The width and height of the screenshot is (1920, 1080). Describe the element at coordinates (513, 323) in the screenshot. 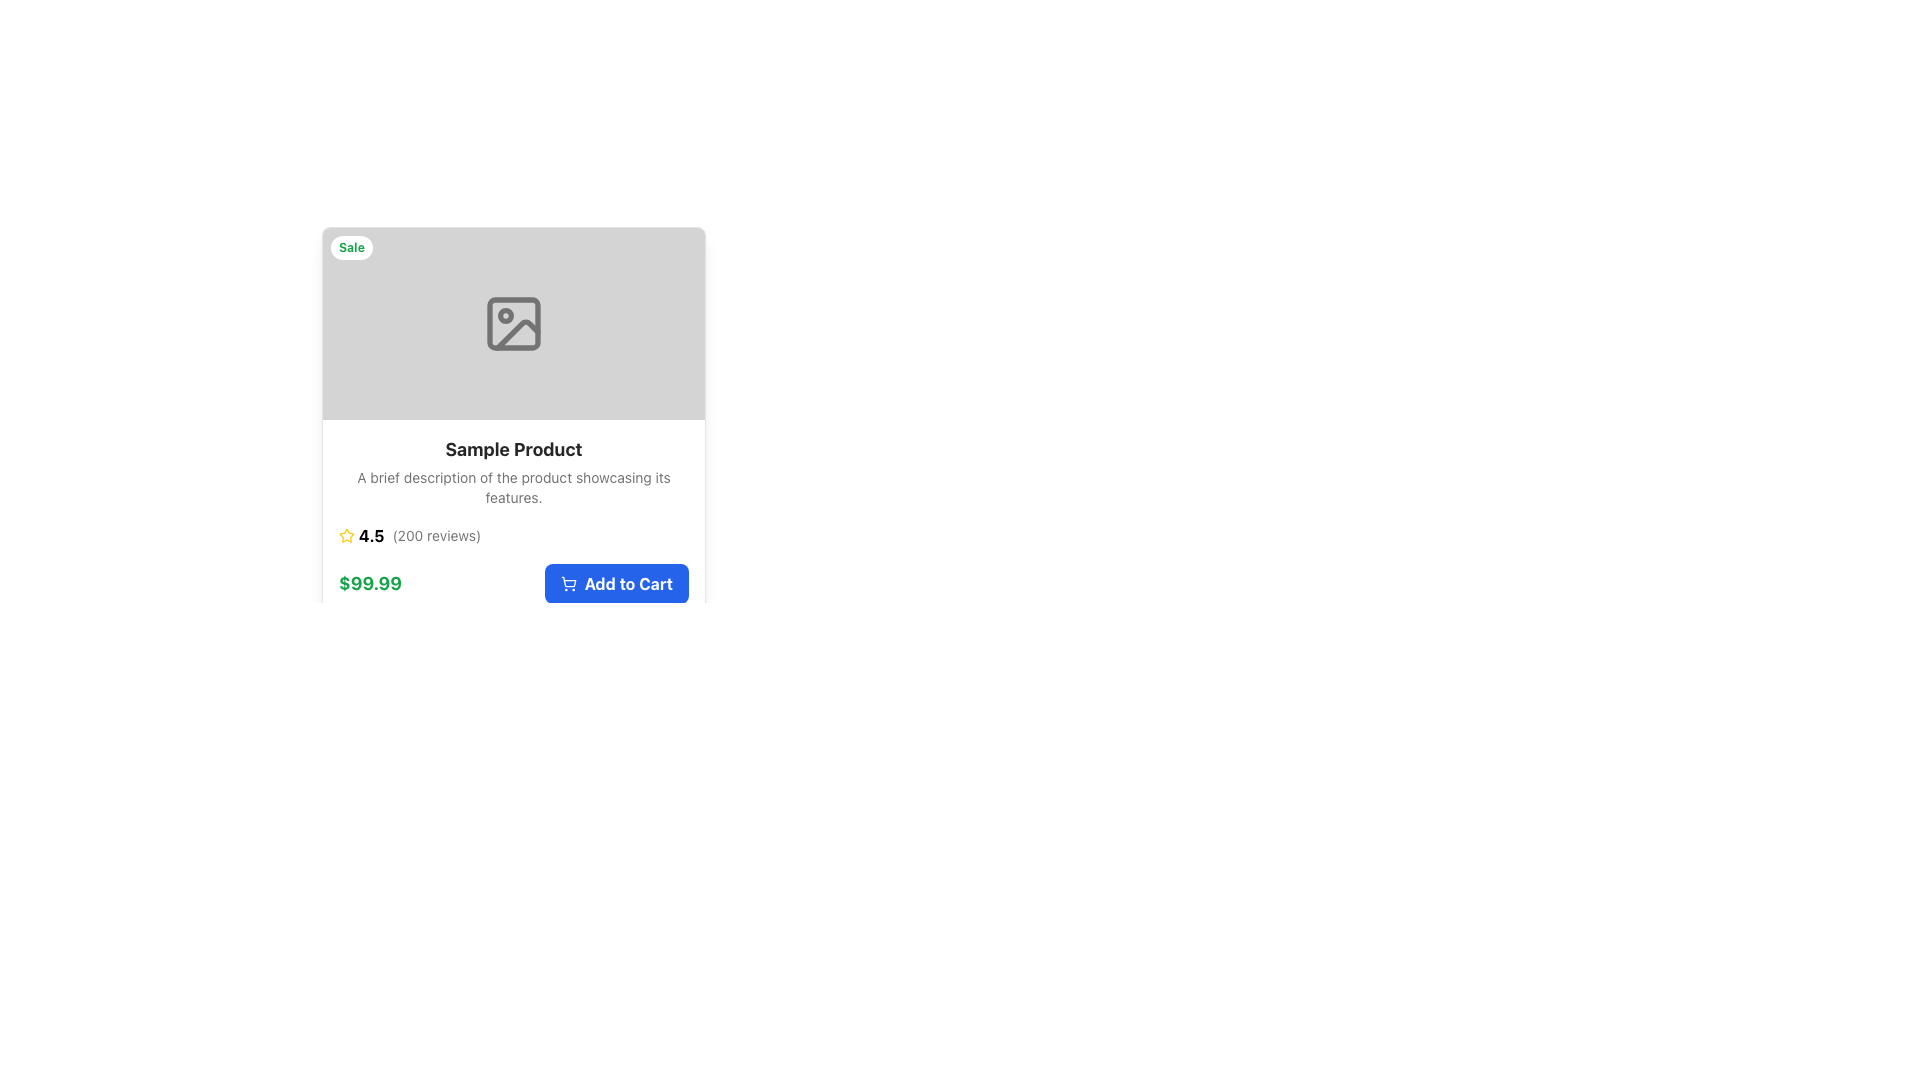

I see `the Icon component, which is a rounded rectangle shape, centrally located within the product card above the product title` at that location.